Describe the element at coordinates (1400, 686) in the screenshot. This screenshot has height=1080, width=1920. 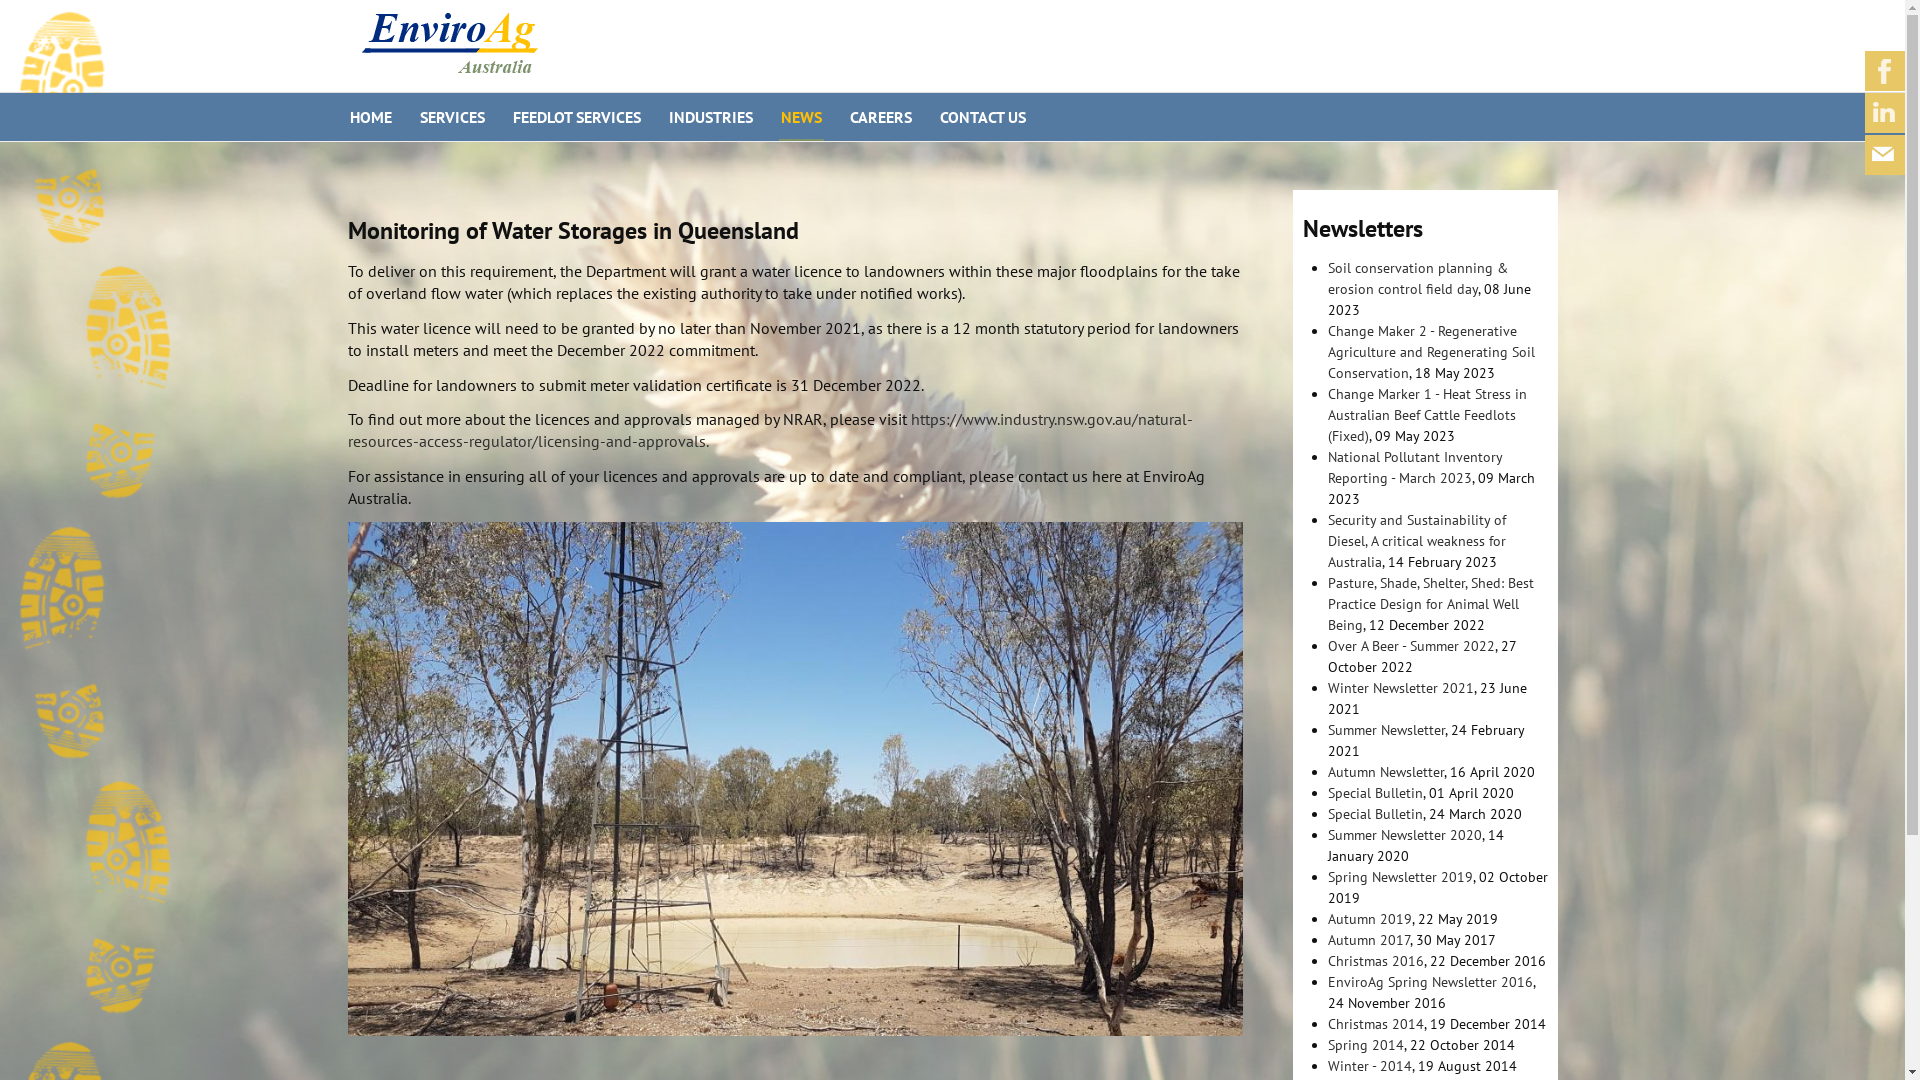
I see `'Winter Newsletter 2021'` at that location.